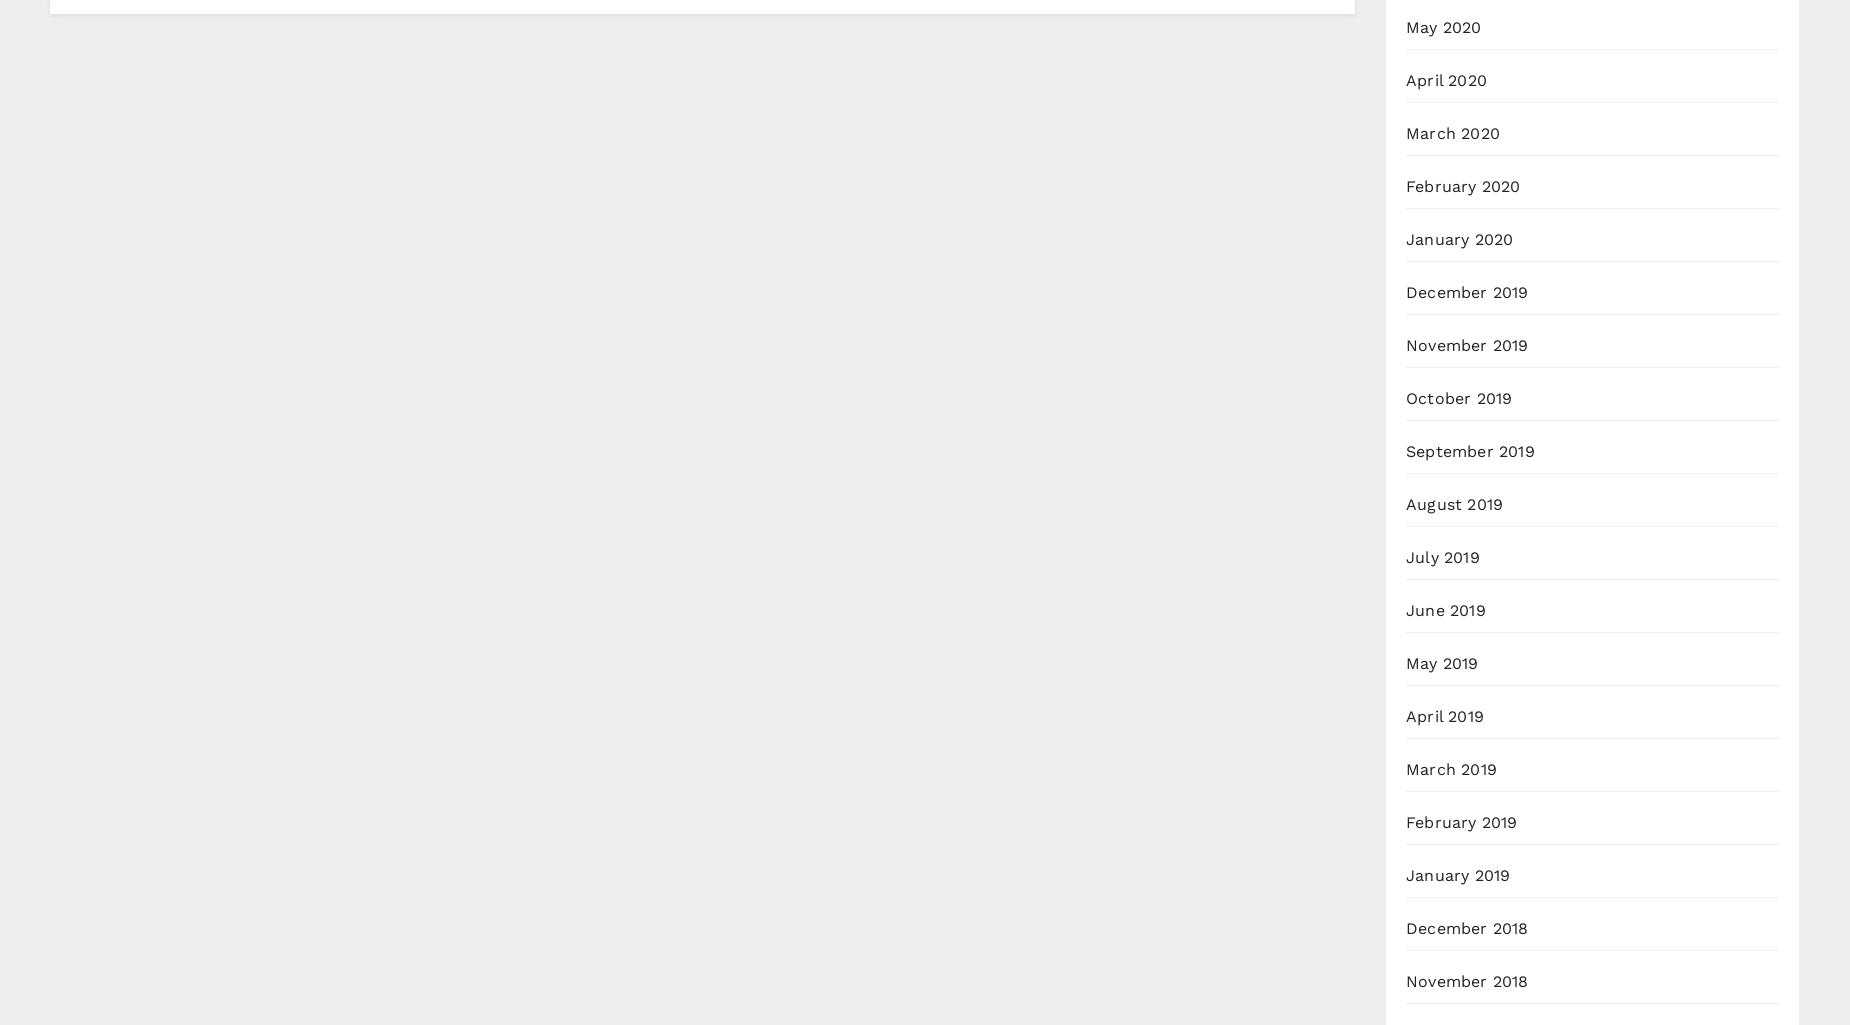  I want to click on 'April 2020', so click(1406, 79).